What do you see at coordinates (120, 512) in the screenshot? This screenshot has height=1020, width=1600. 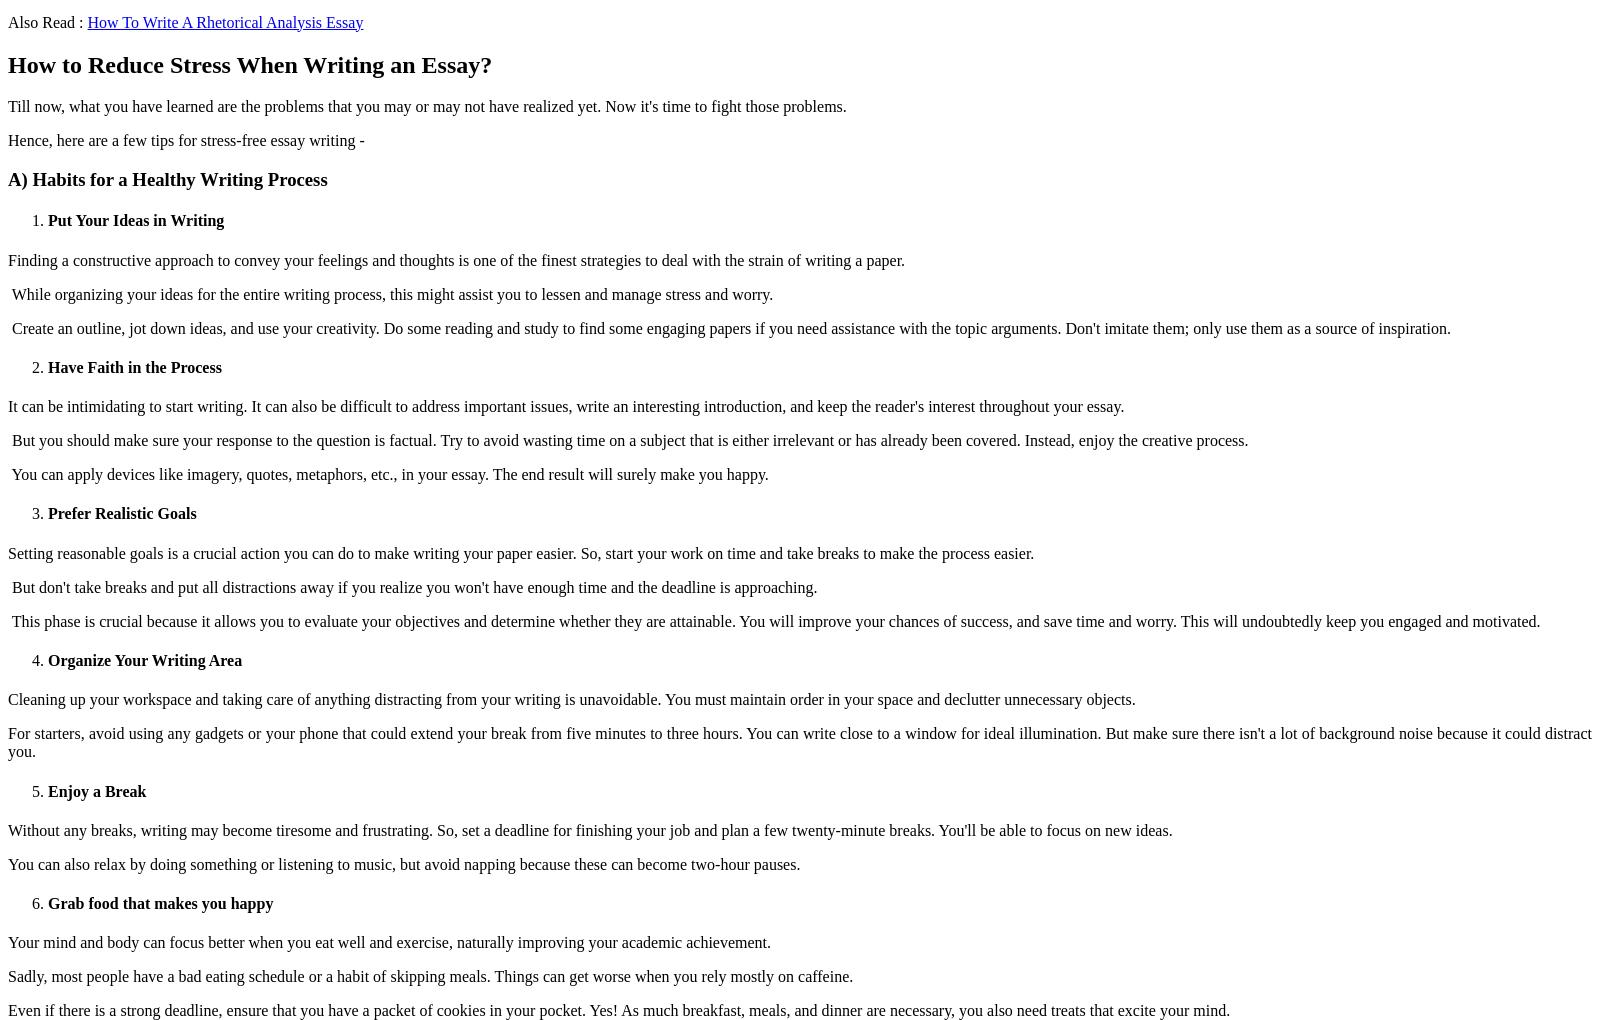 I see `'Prefer Realistic Goals'` at bounding box center [120, 512].